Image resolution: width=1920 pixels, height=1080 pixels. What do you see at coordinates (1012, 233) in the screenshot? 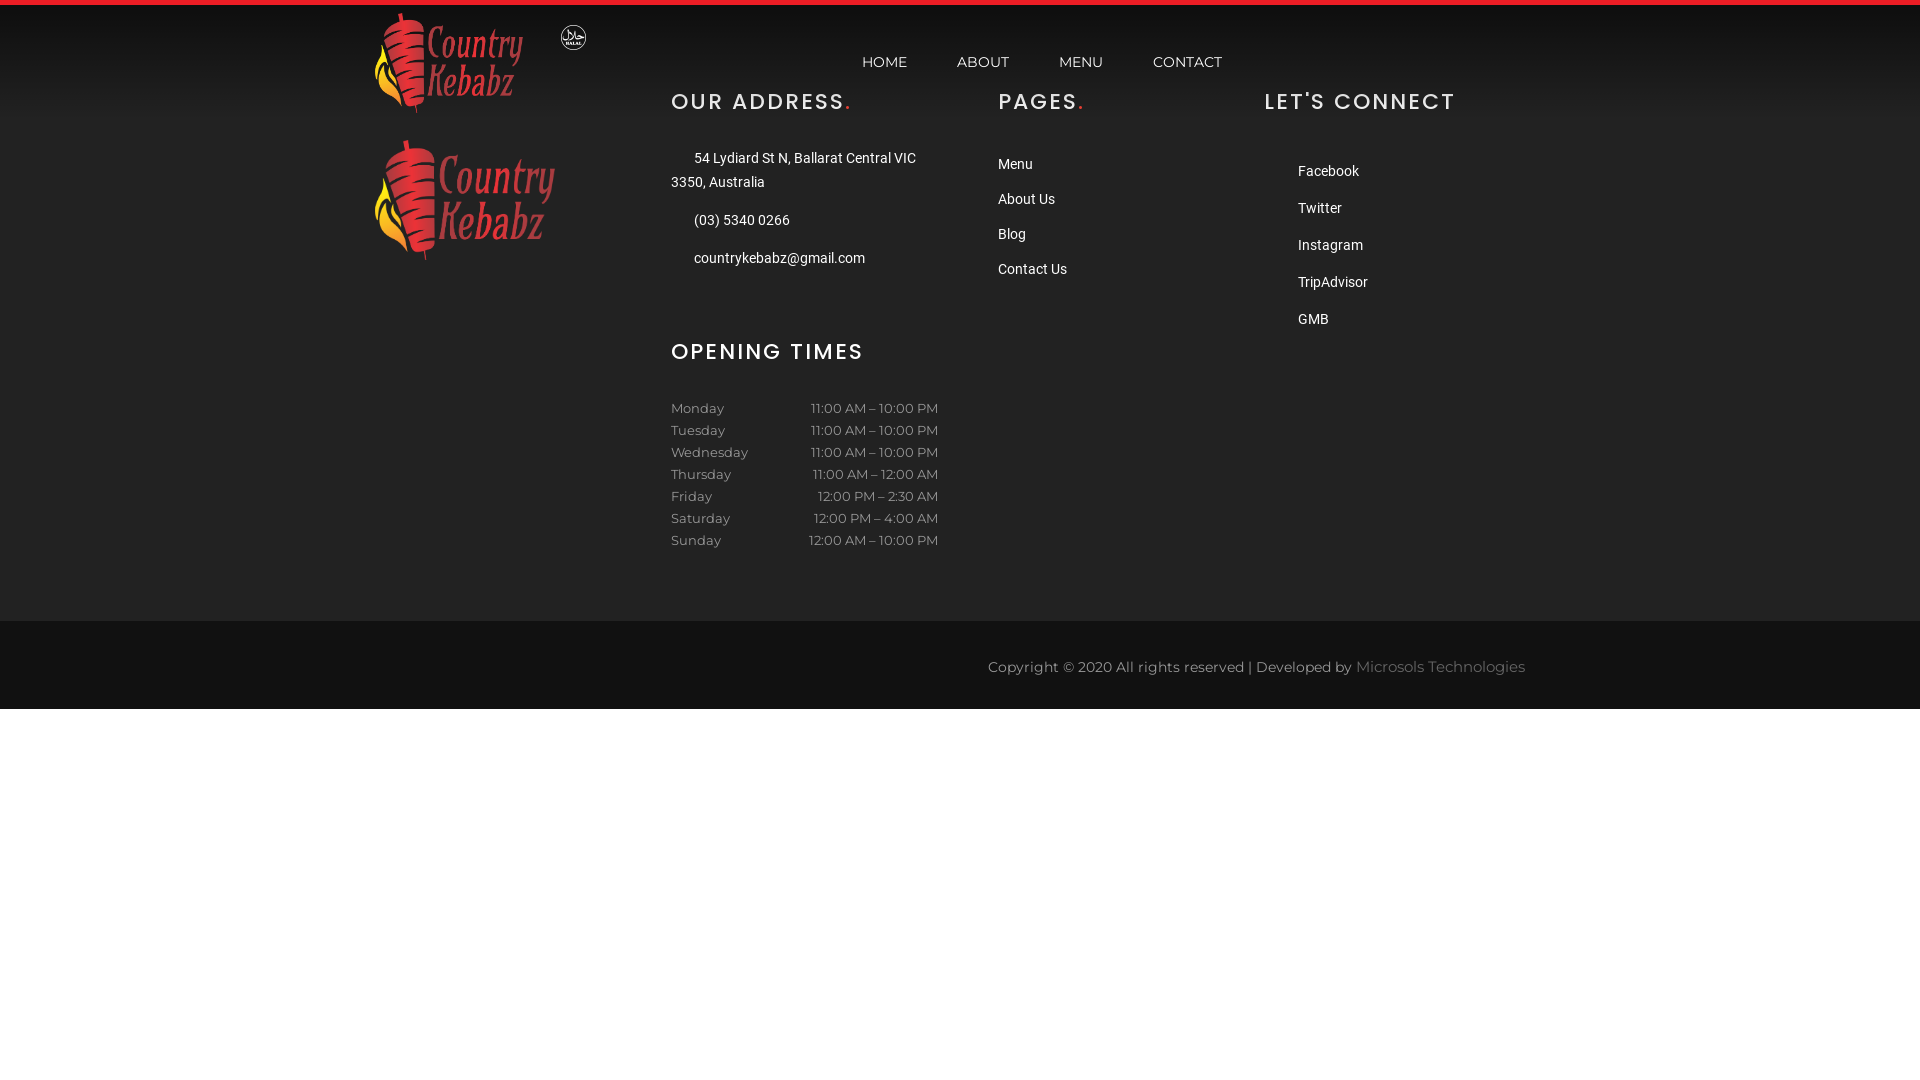
I see `'Blog'` at bounding box center [1012, 233].